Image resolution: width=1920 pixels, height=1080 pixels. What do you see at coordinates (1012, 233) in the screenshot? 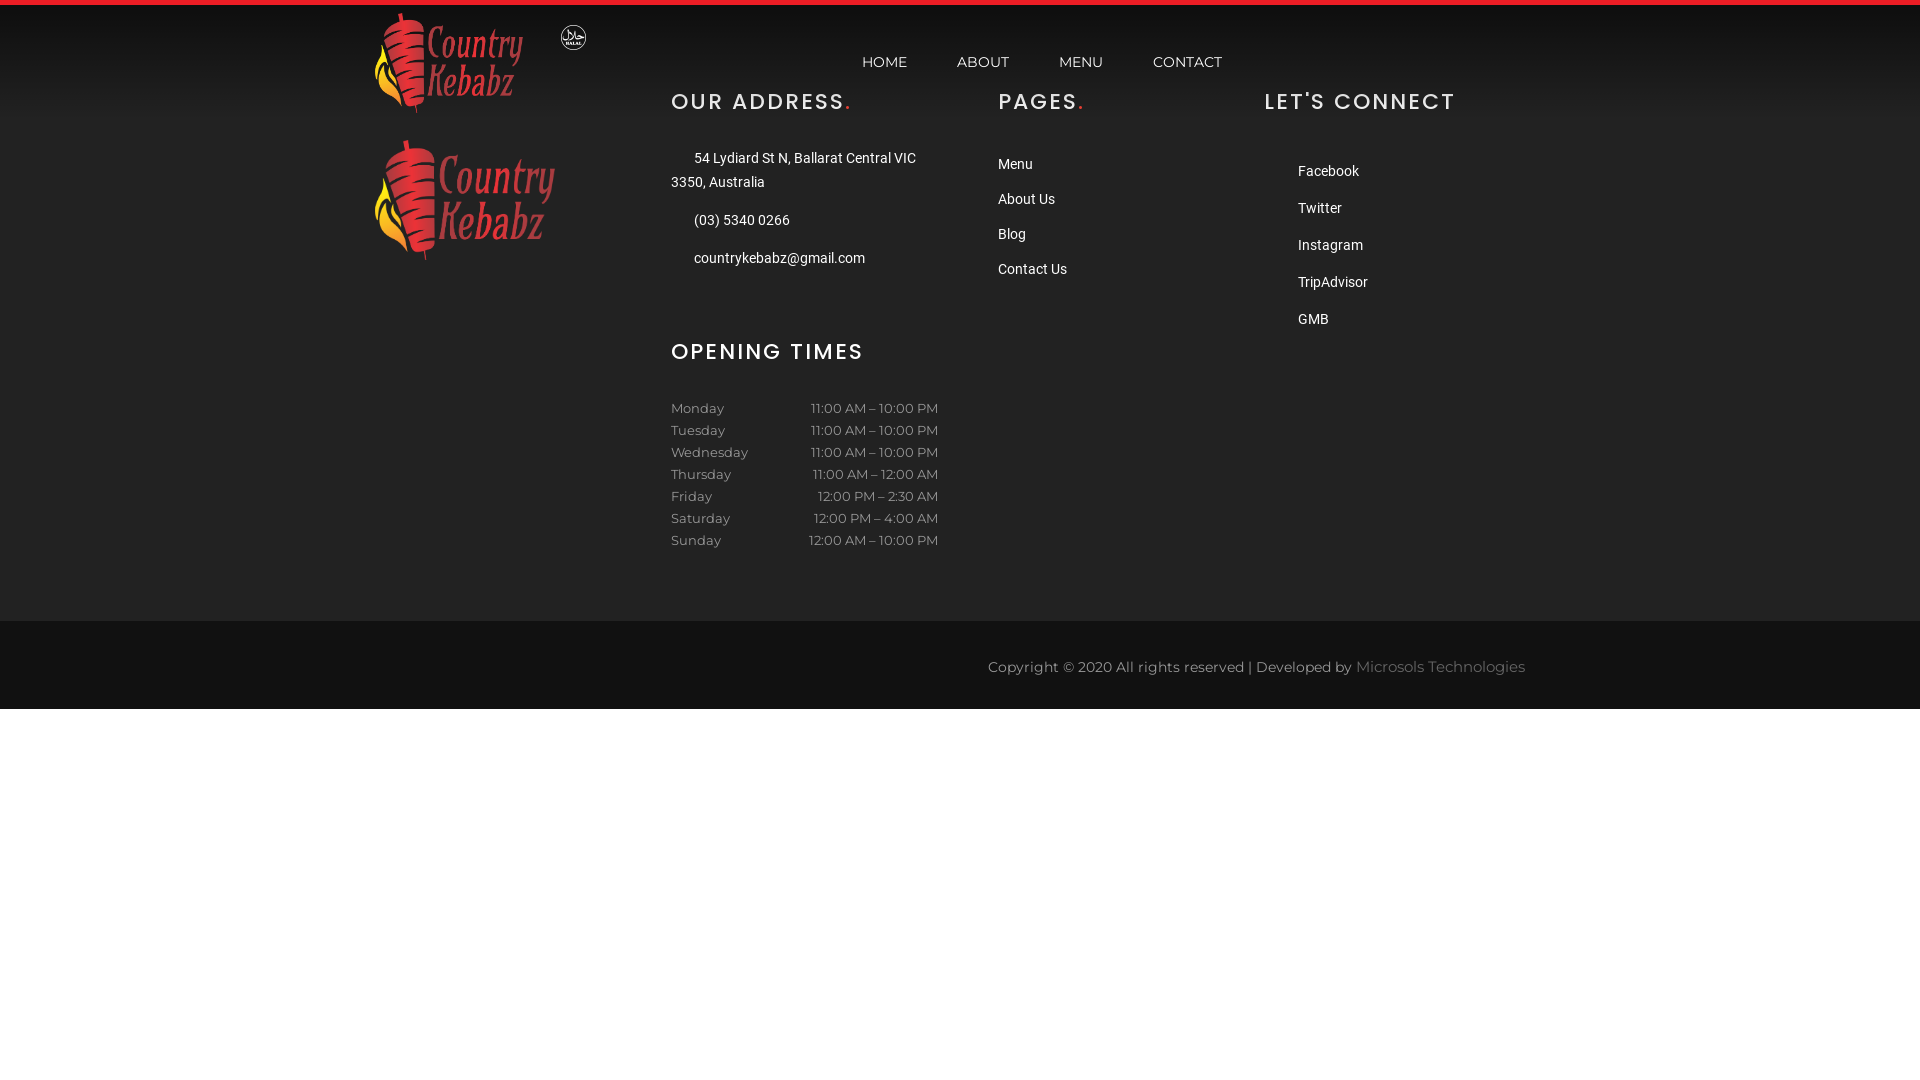
I see `'Blog'` at bounding box center [1012, 233].